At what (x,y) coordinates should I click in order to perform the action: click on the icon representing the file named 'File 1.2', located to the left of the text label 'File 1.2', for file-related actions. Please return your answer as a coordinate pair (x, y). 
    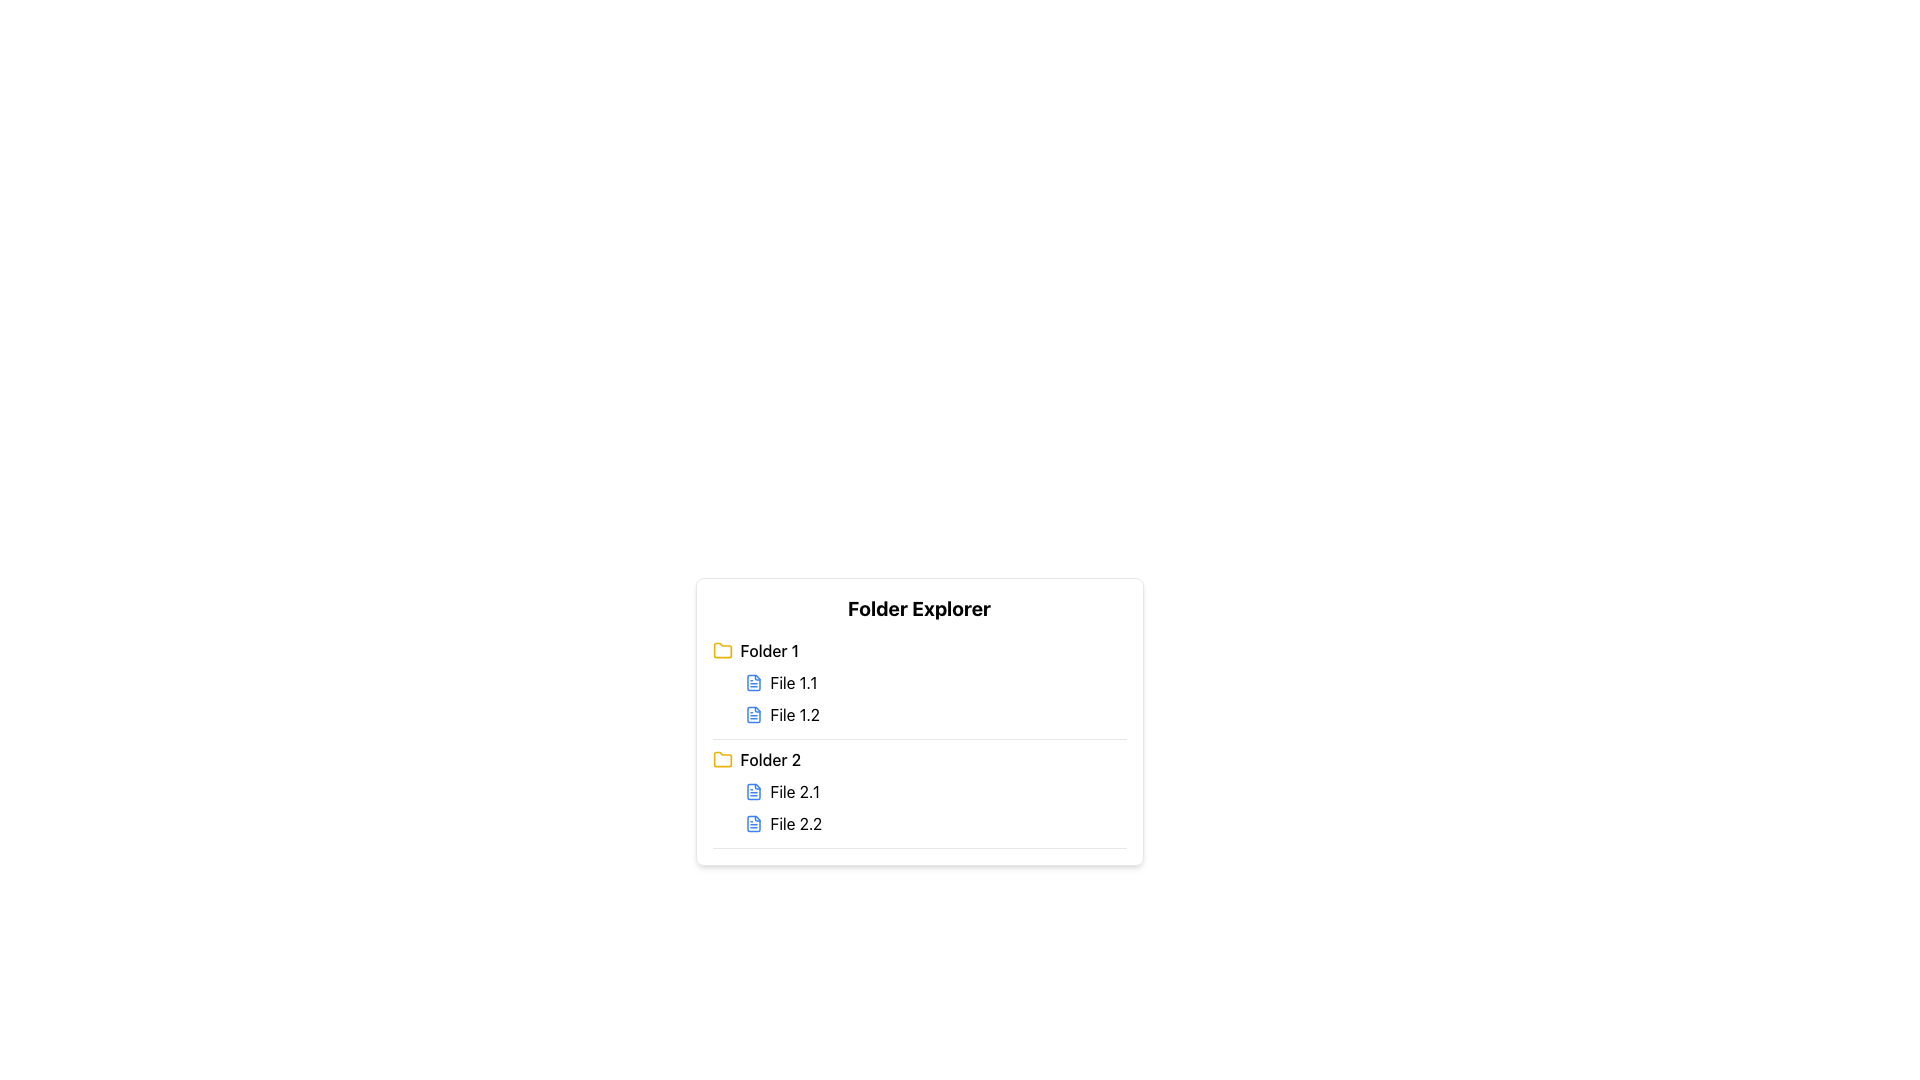
    Looking at the image, I should click on (752, 713).